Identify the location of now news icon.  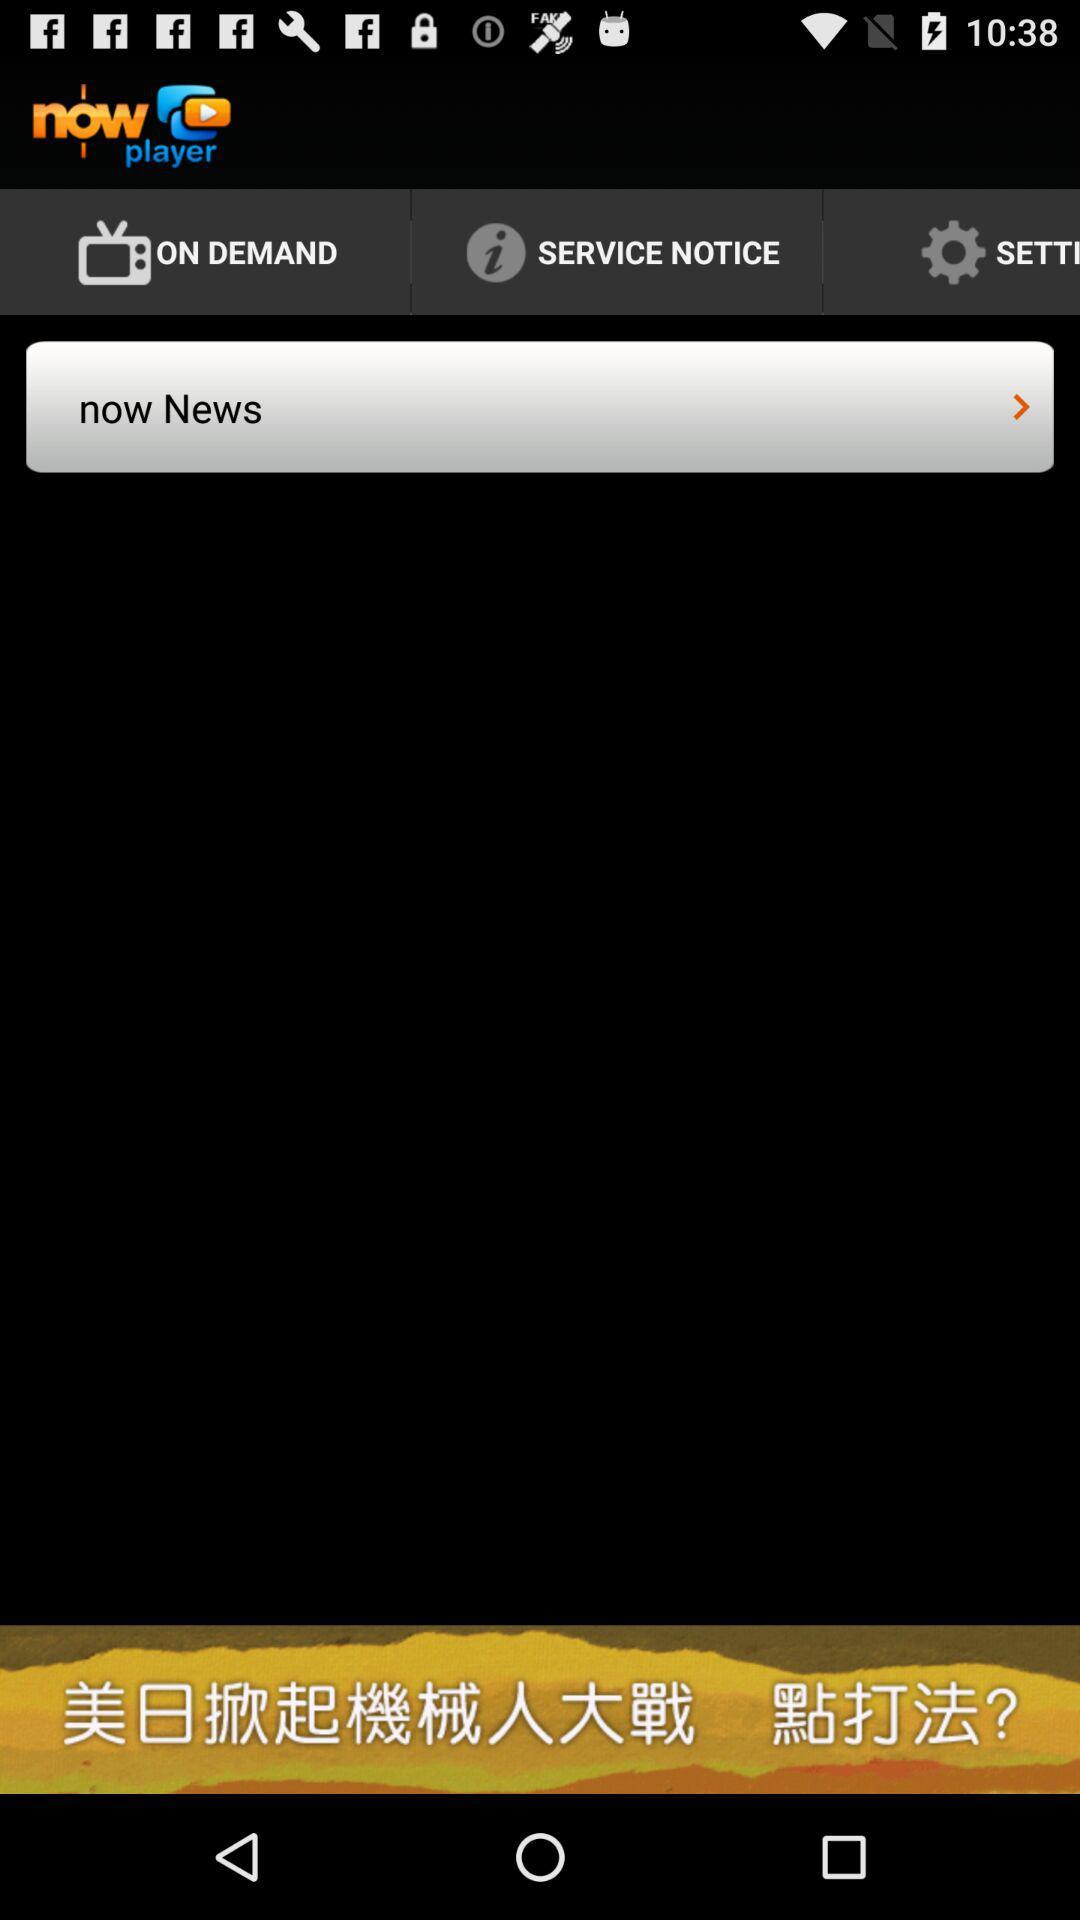
(311, 425).